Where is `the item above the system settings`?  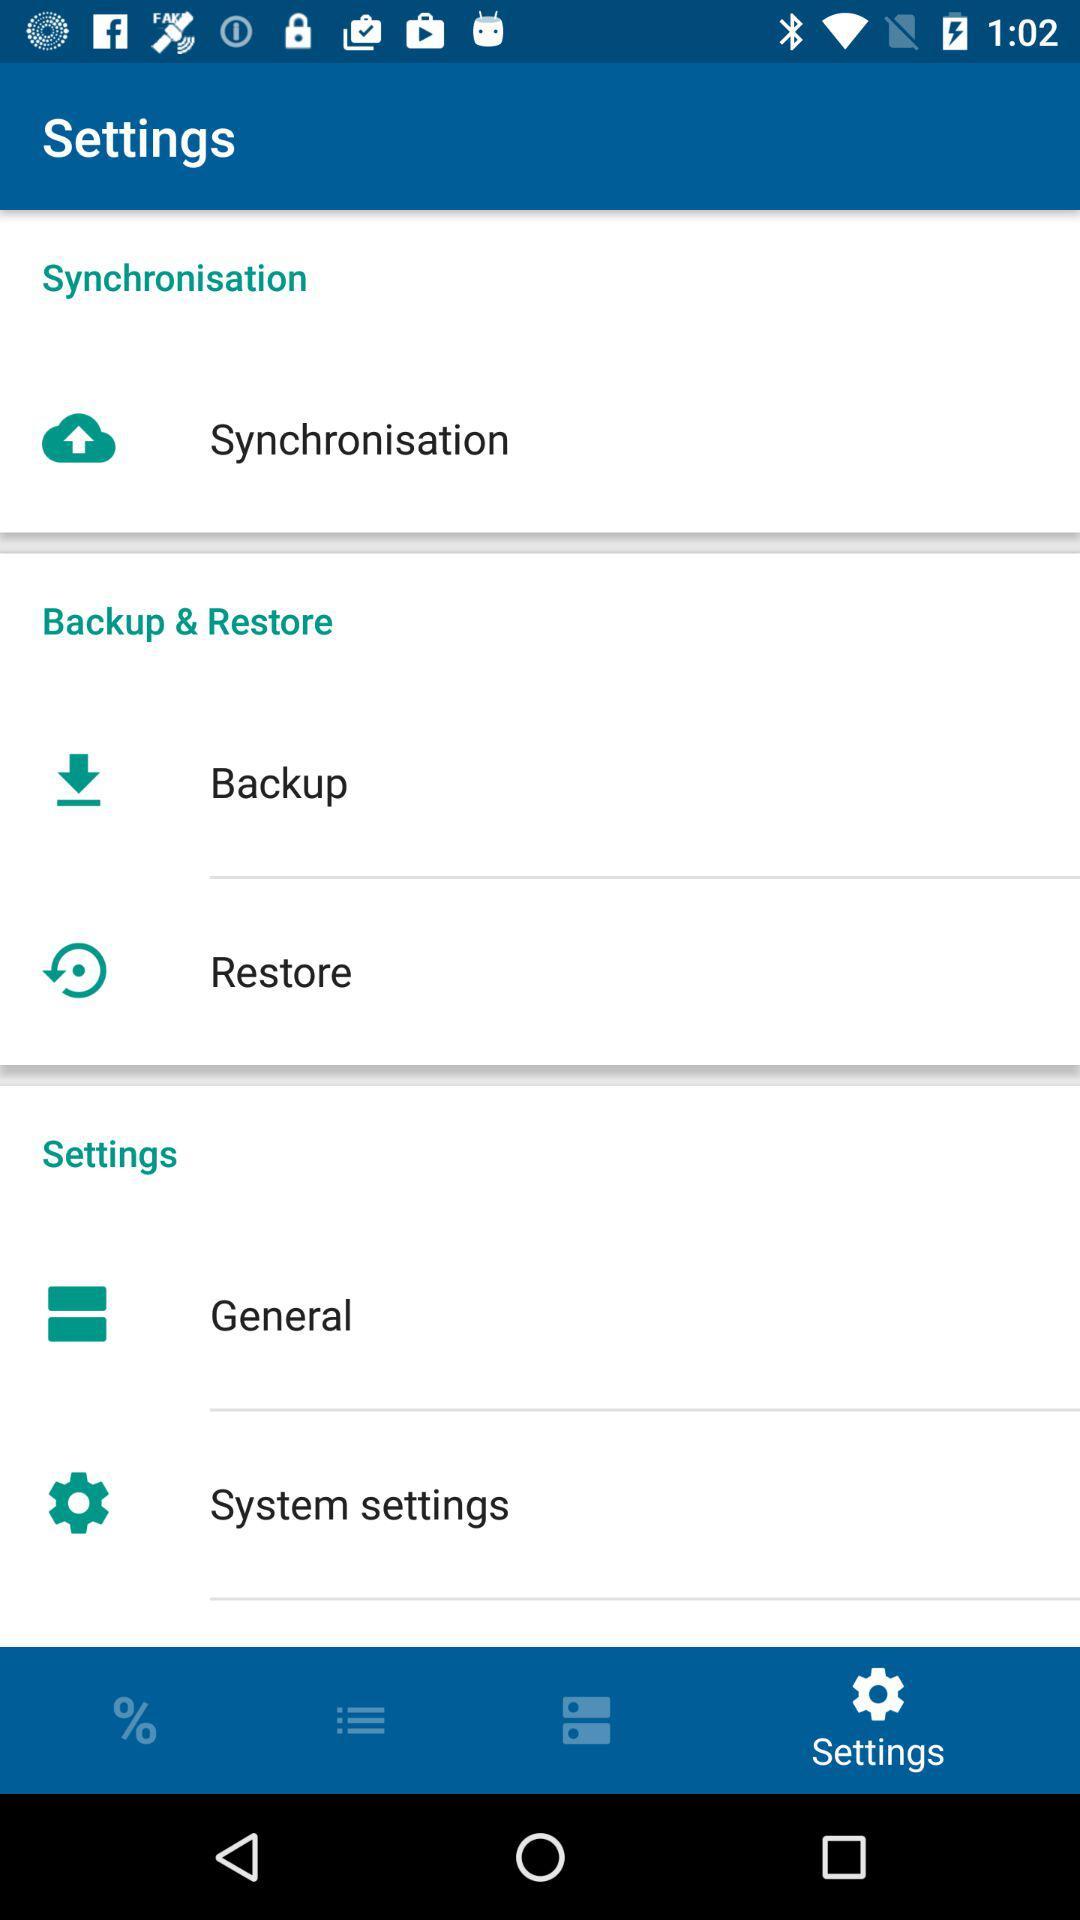 the item above the system settings is located at coordinates (540, 1314).